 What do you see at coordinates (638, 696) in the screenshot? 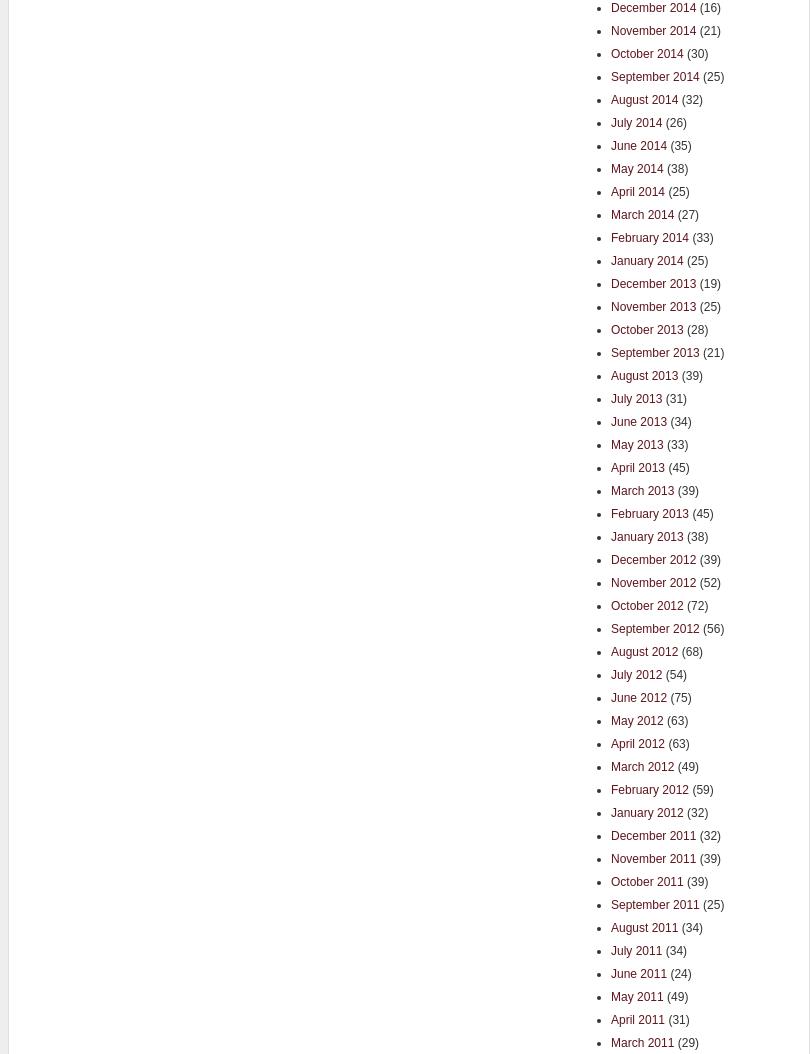
I see `'June 2012'` at bounding box center [638, 696].